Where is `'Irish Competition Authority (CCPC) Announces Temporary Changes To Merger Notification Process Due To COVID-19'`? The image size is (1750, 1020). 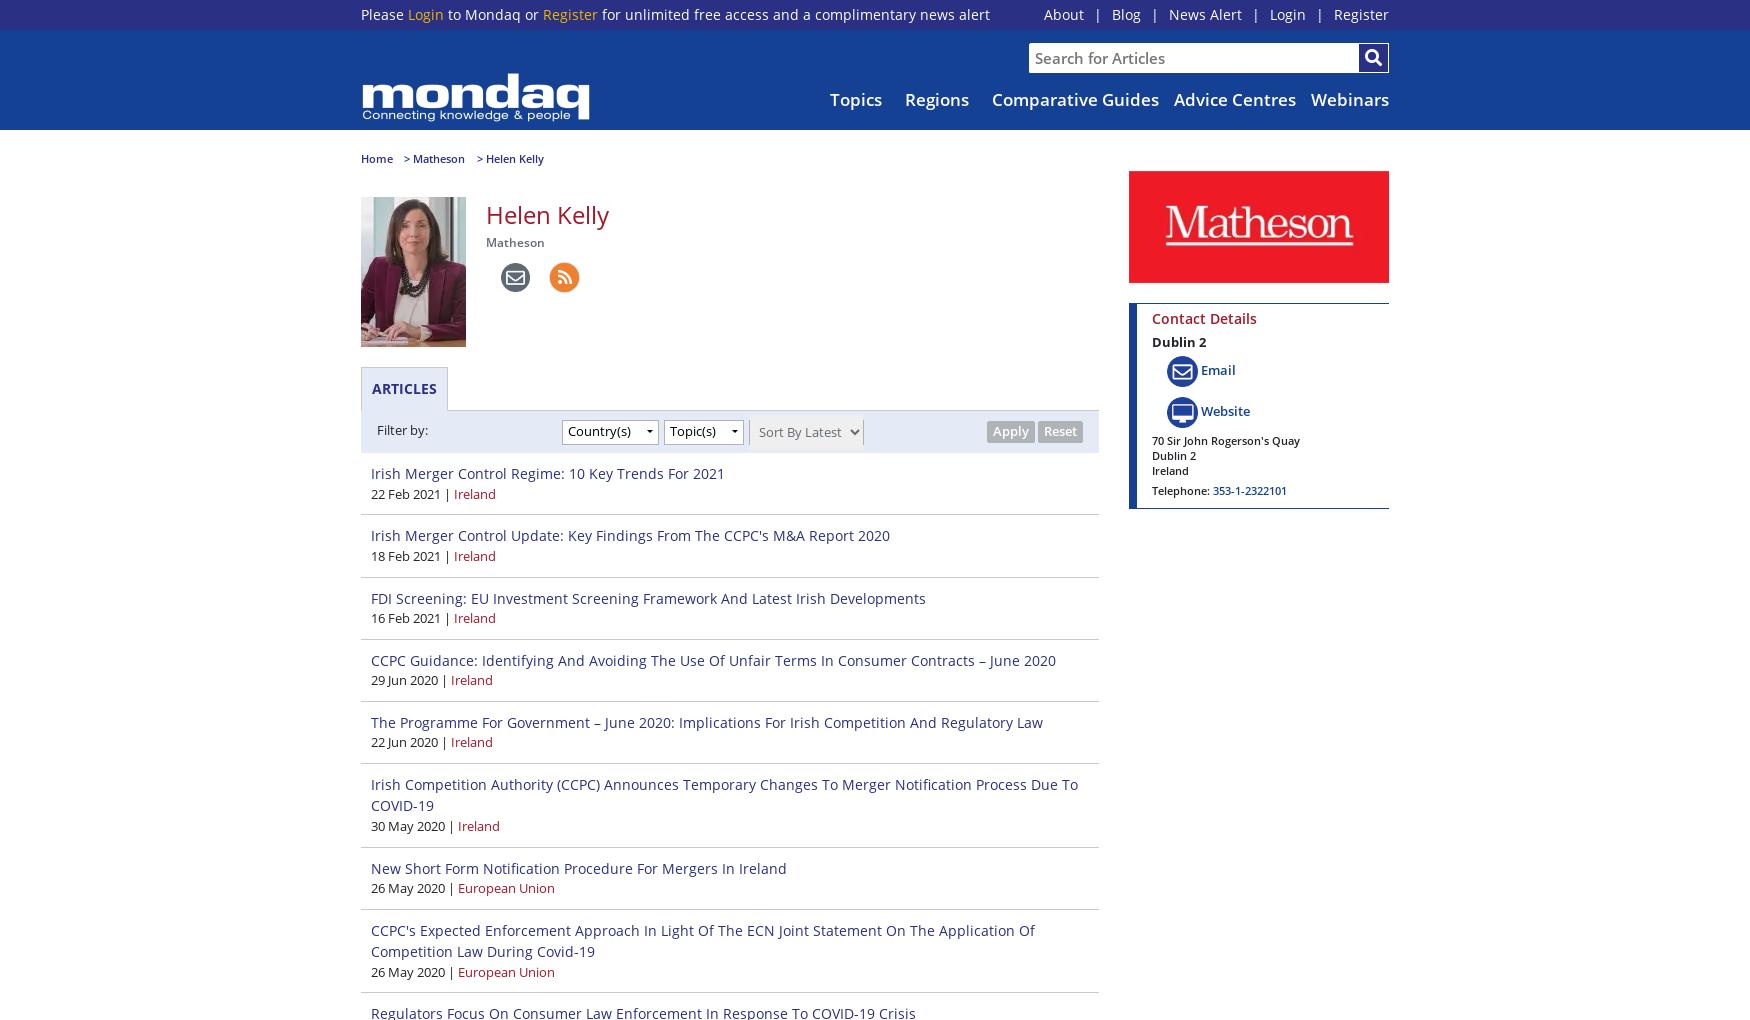
'Irish Competition Authority (CCPC) Announces Temporary Changes To Merger Notification Process Due To COVID-19' is located at coordinates (371, 793).